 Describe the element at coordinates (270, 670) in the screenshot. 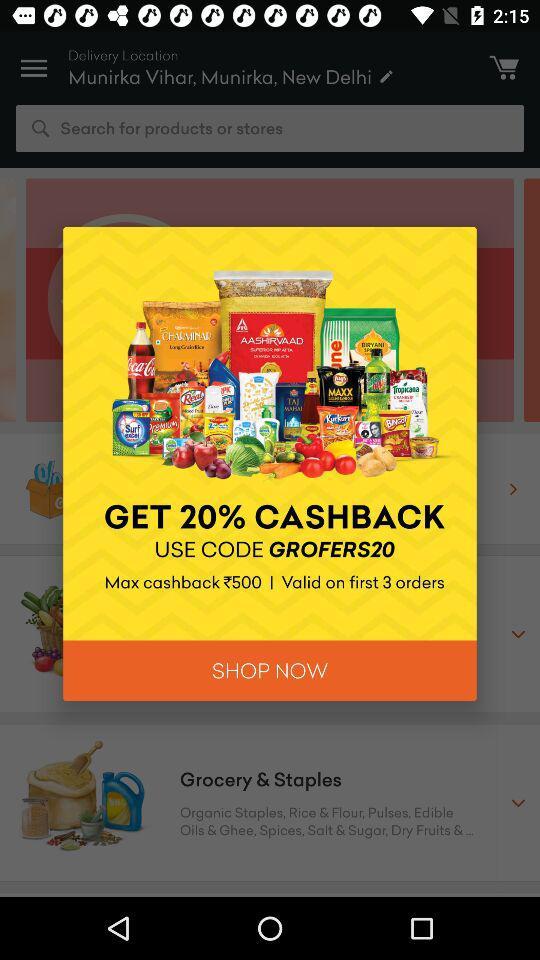

I see `the shop now icon` at that location.